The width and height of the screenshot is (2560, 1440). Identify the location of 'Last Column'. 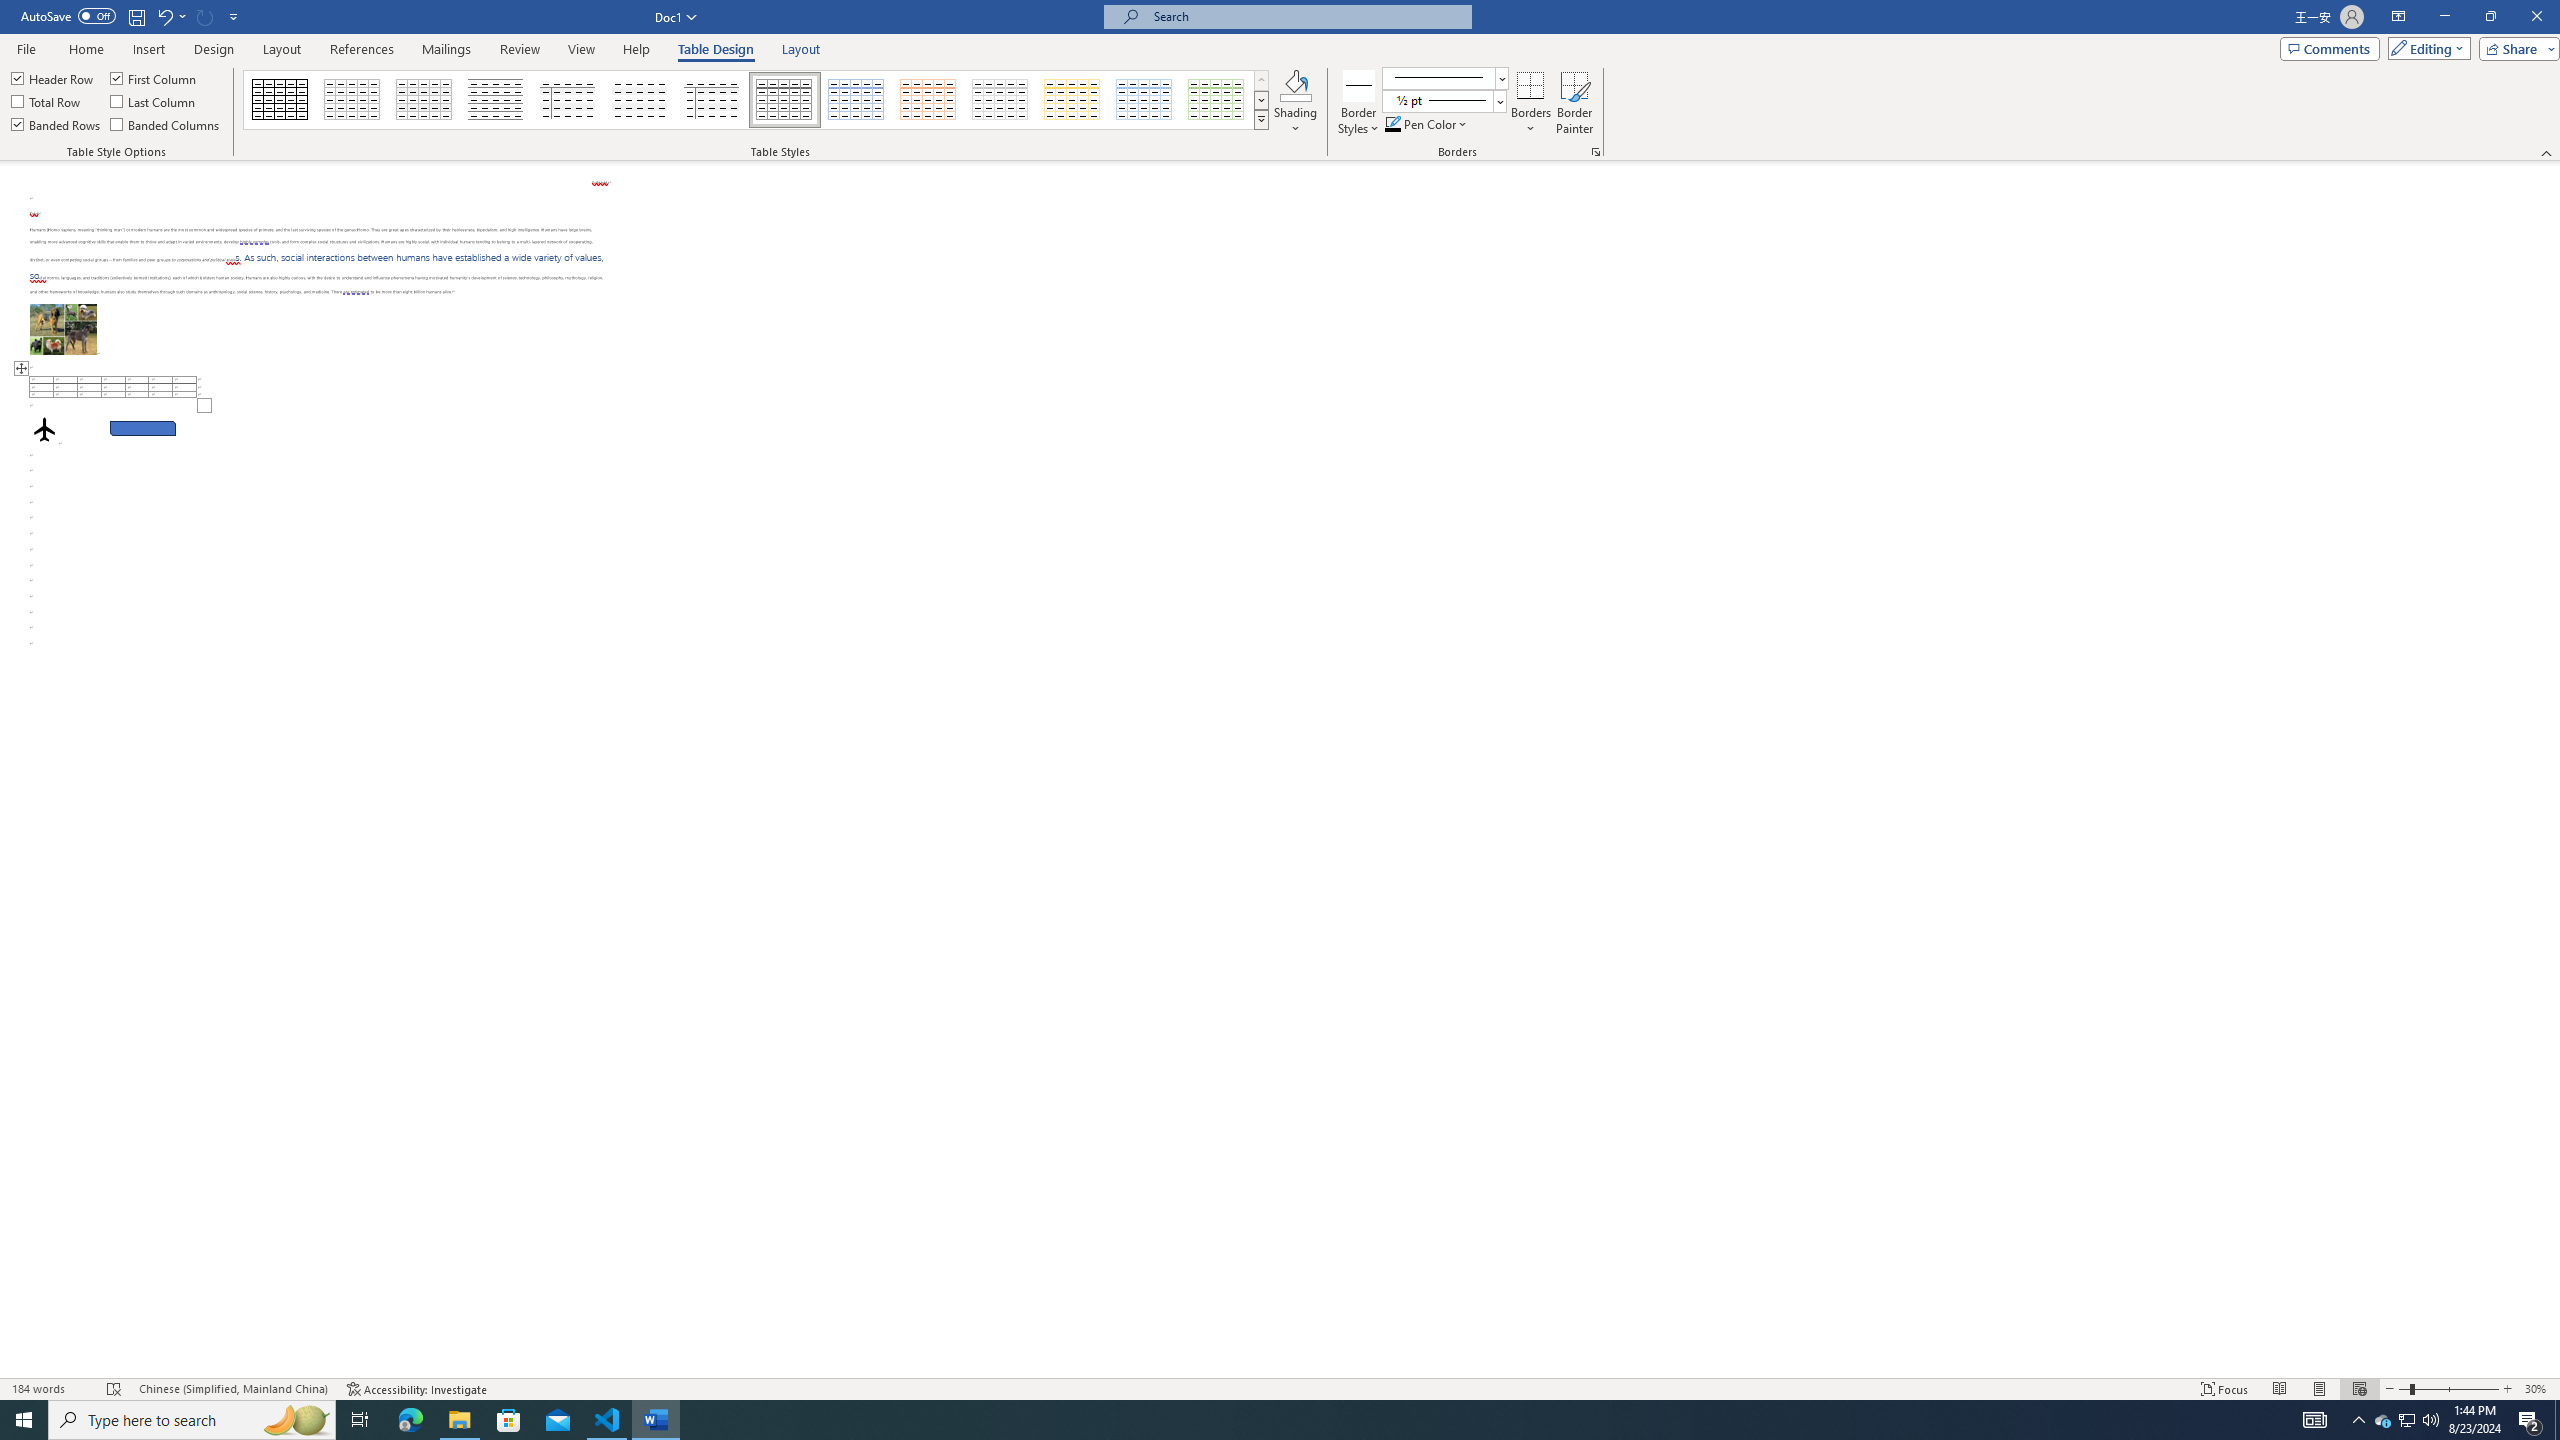
(154, 99).